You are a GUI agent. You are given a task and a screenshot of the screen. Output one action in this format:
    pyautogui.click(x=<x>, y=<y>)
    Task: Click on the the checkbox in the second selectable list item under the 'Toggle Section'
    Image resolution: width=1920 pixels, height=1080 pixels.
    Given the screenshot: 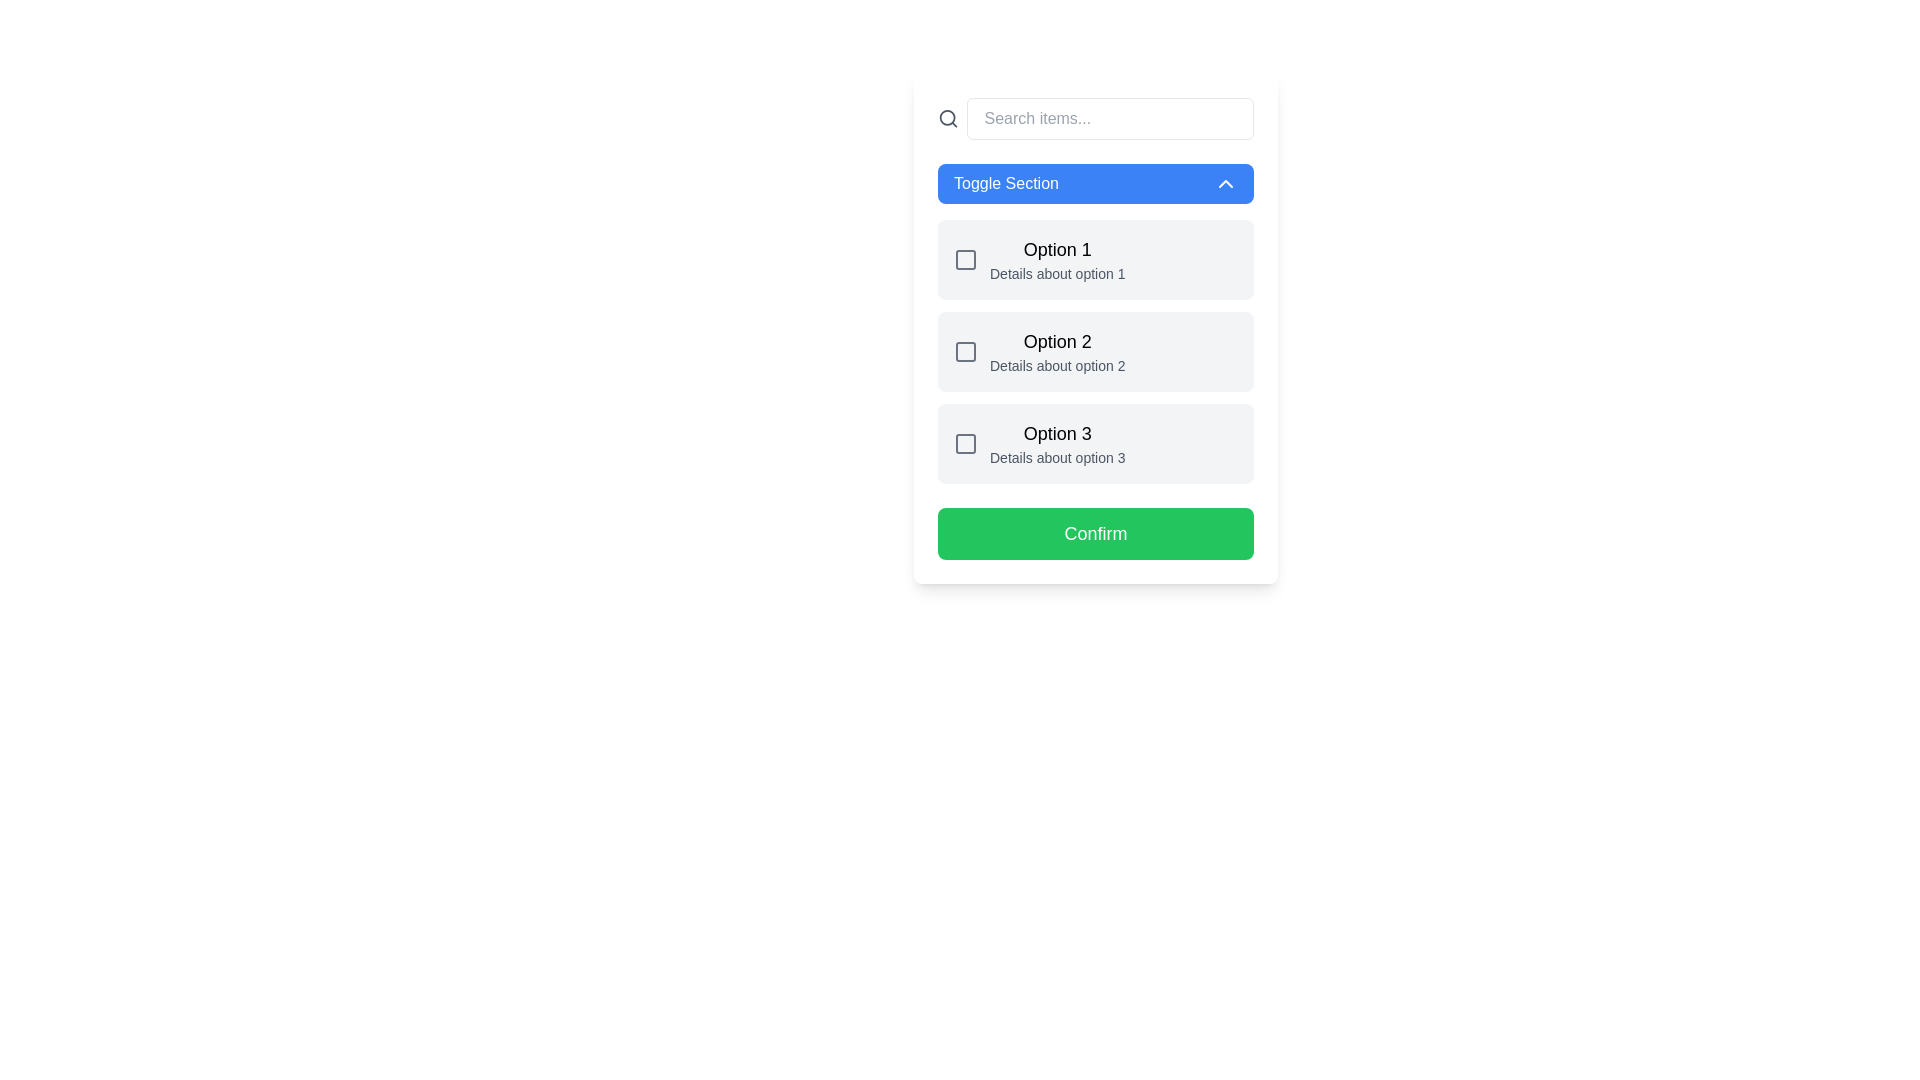 What is the action you would take?
    pyautogui.click(x=1038, y=350)
    